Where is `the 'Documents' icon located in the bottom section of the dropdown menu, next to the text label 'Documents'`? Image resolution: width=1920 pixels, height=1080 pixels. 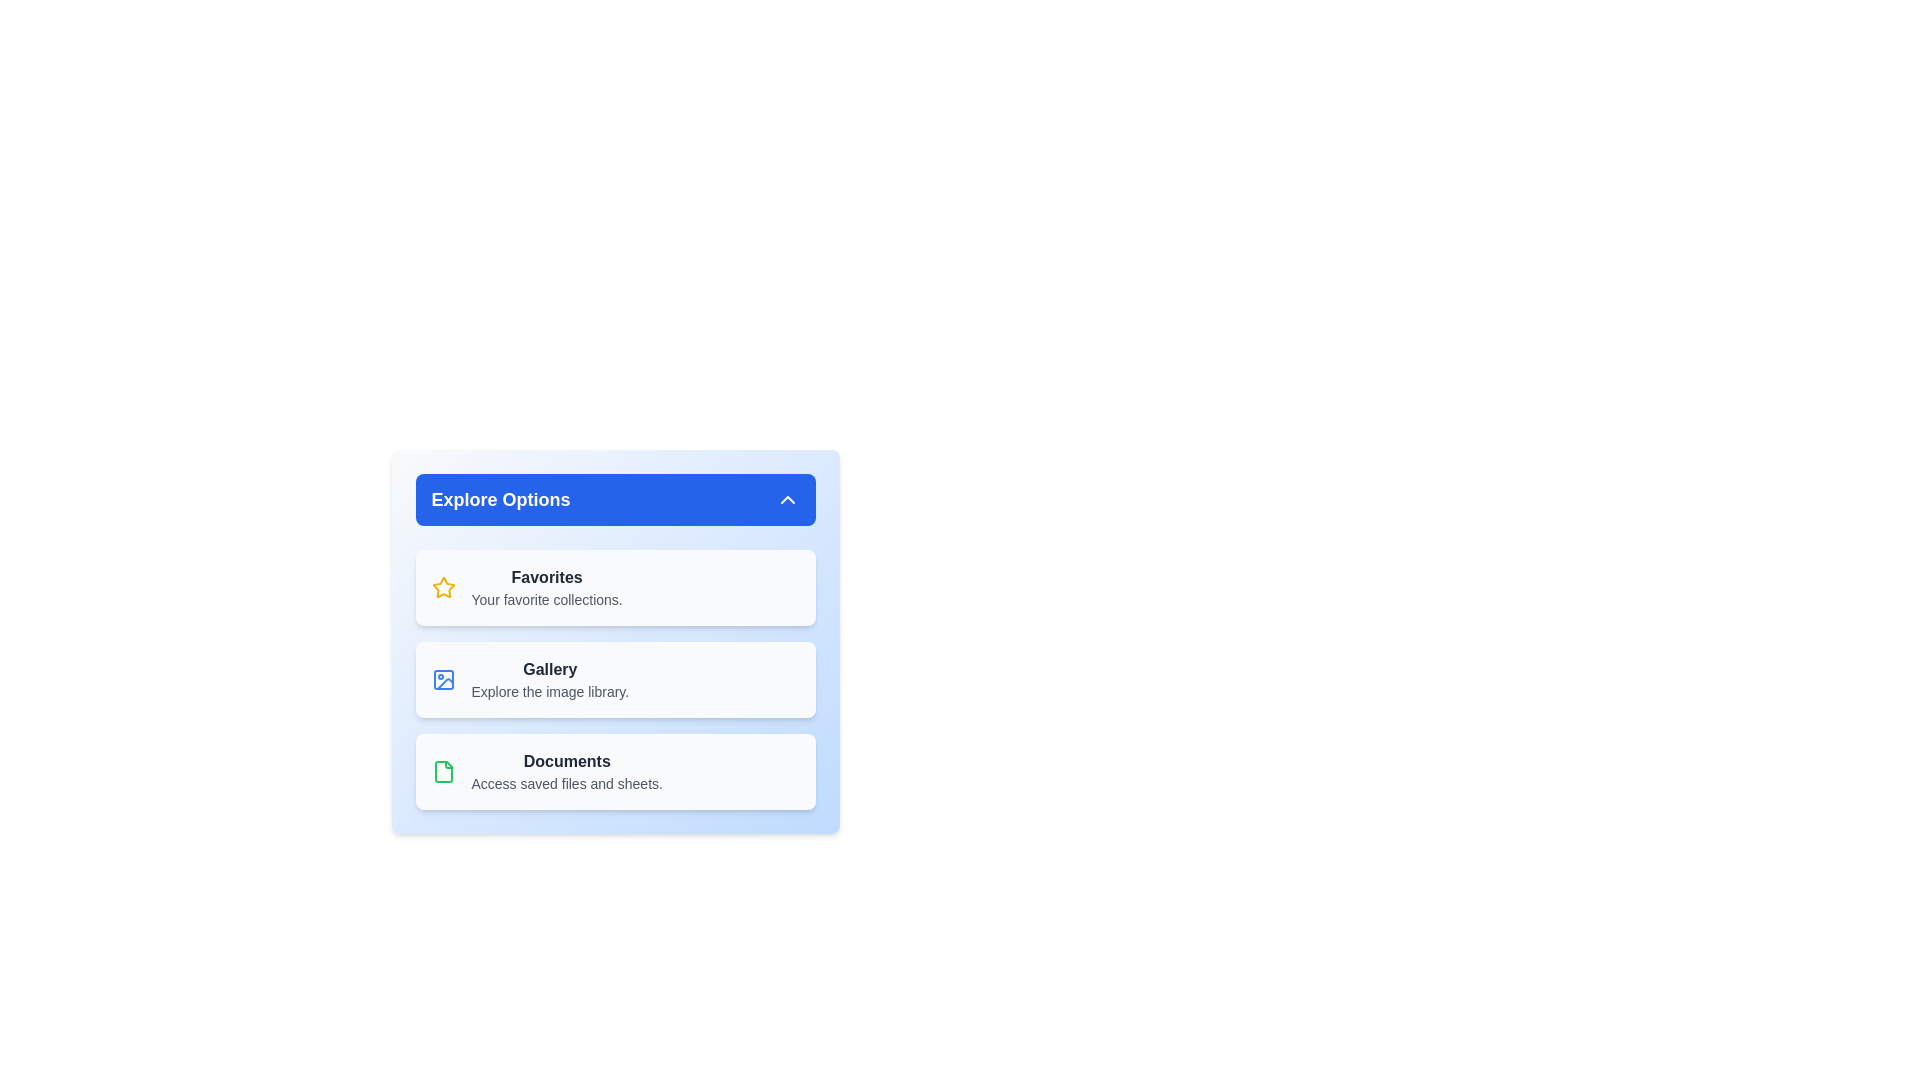 the 'Documents' icon located in the bottom section of the dropdown menu, next to the text label 'Documents' is located at coordinates (442, 770).